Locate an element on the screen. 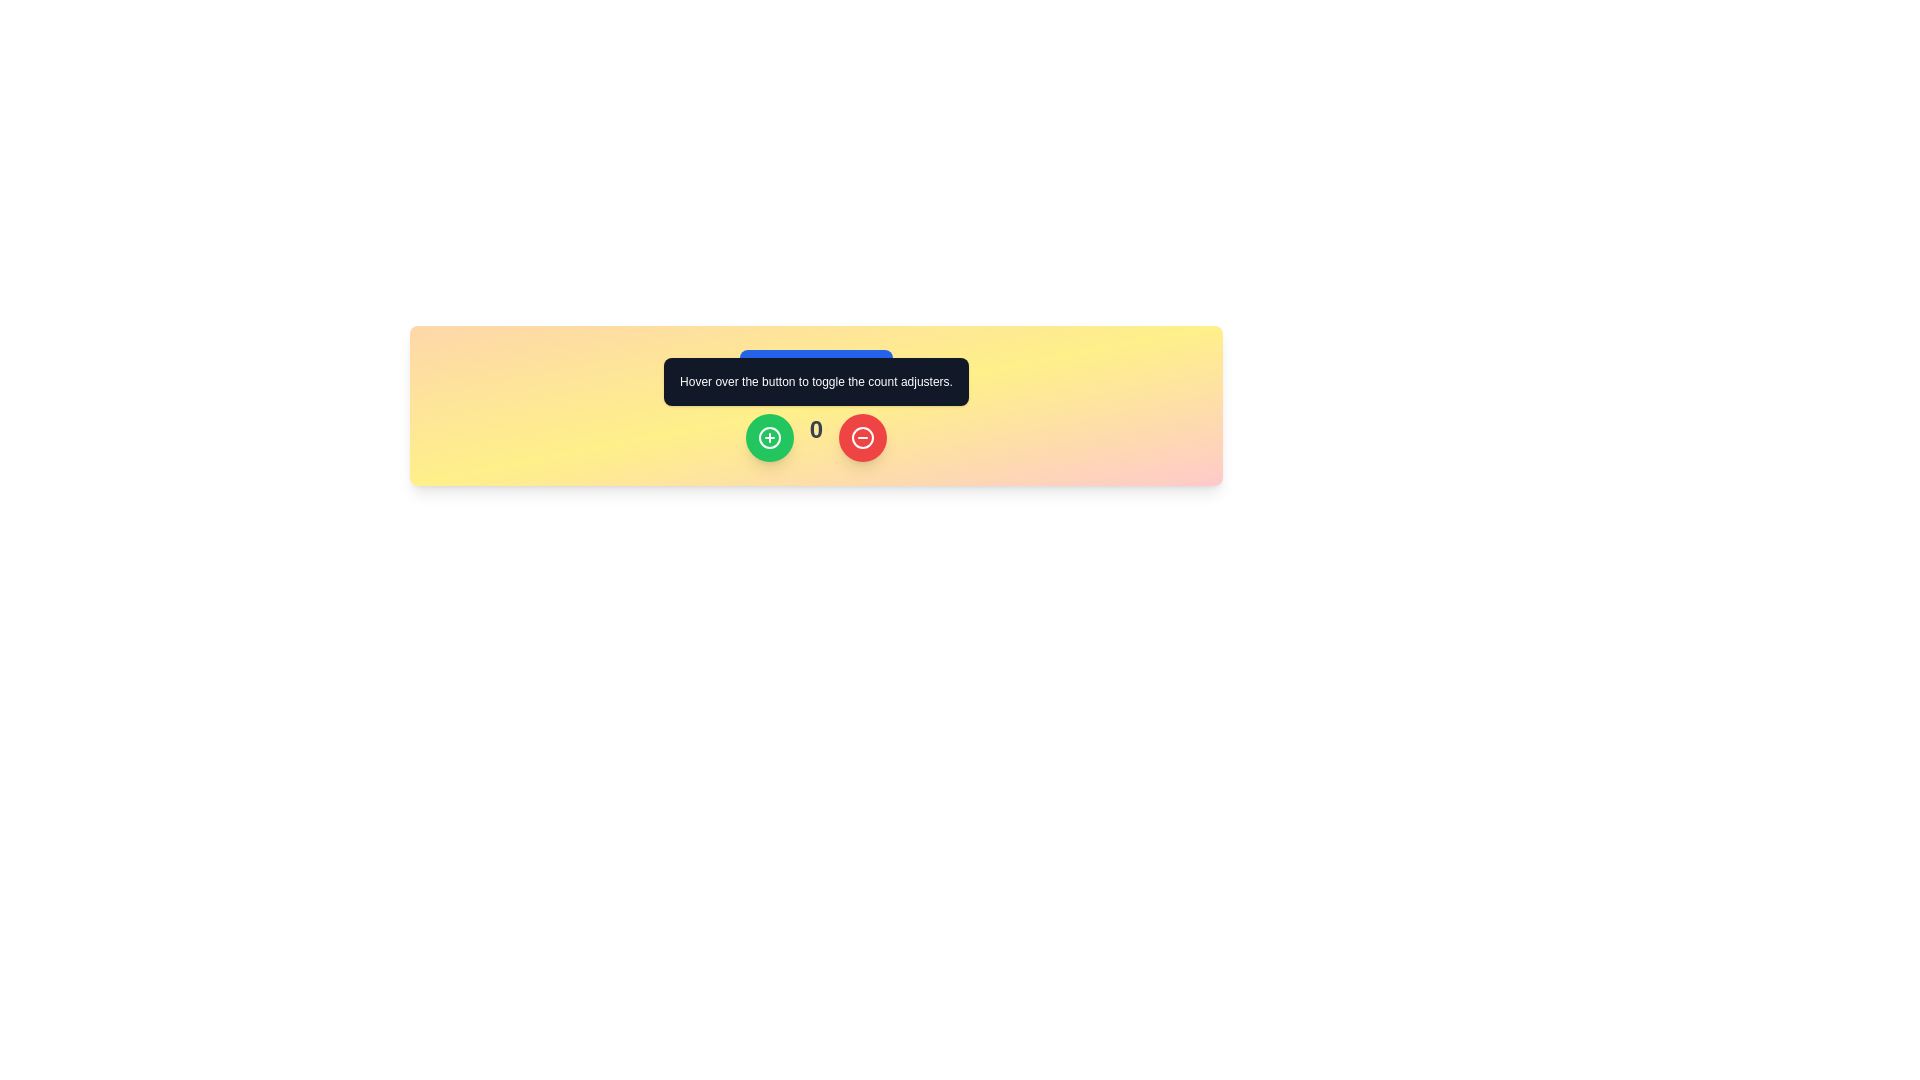 This screenshot has width=1920, height=1080. the second interactive button located beneath a tooltip and to the right of a green circular button with a plus sign to decrease the count or perform the intended action is located at coordinates (863, 437).